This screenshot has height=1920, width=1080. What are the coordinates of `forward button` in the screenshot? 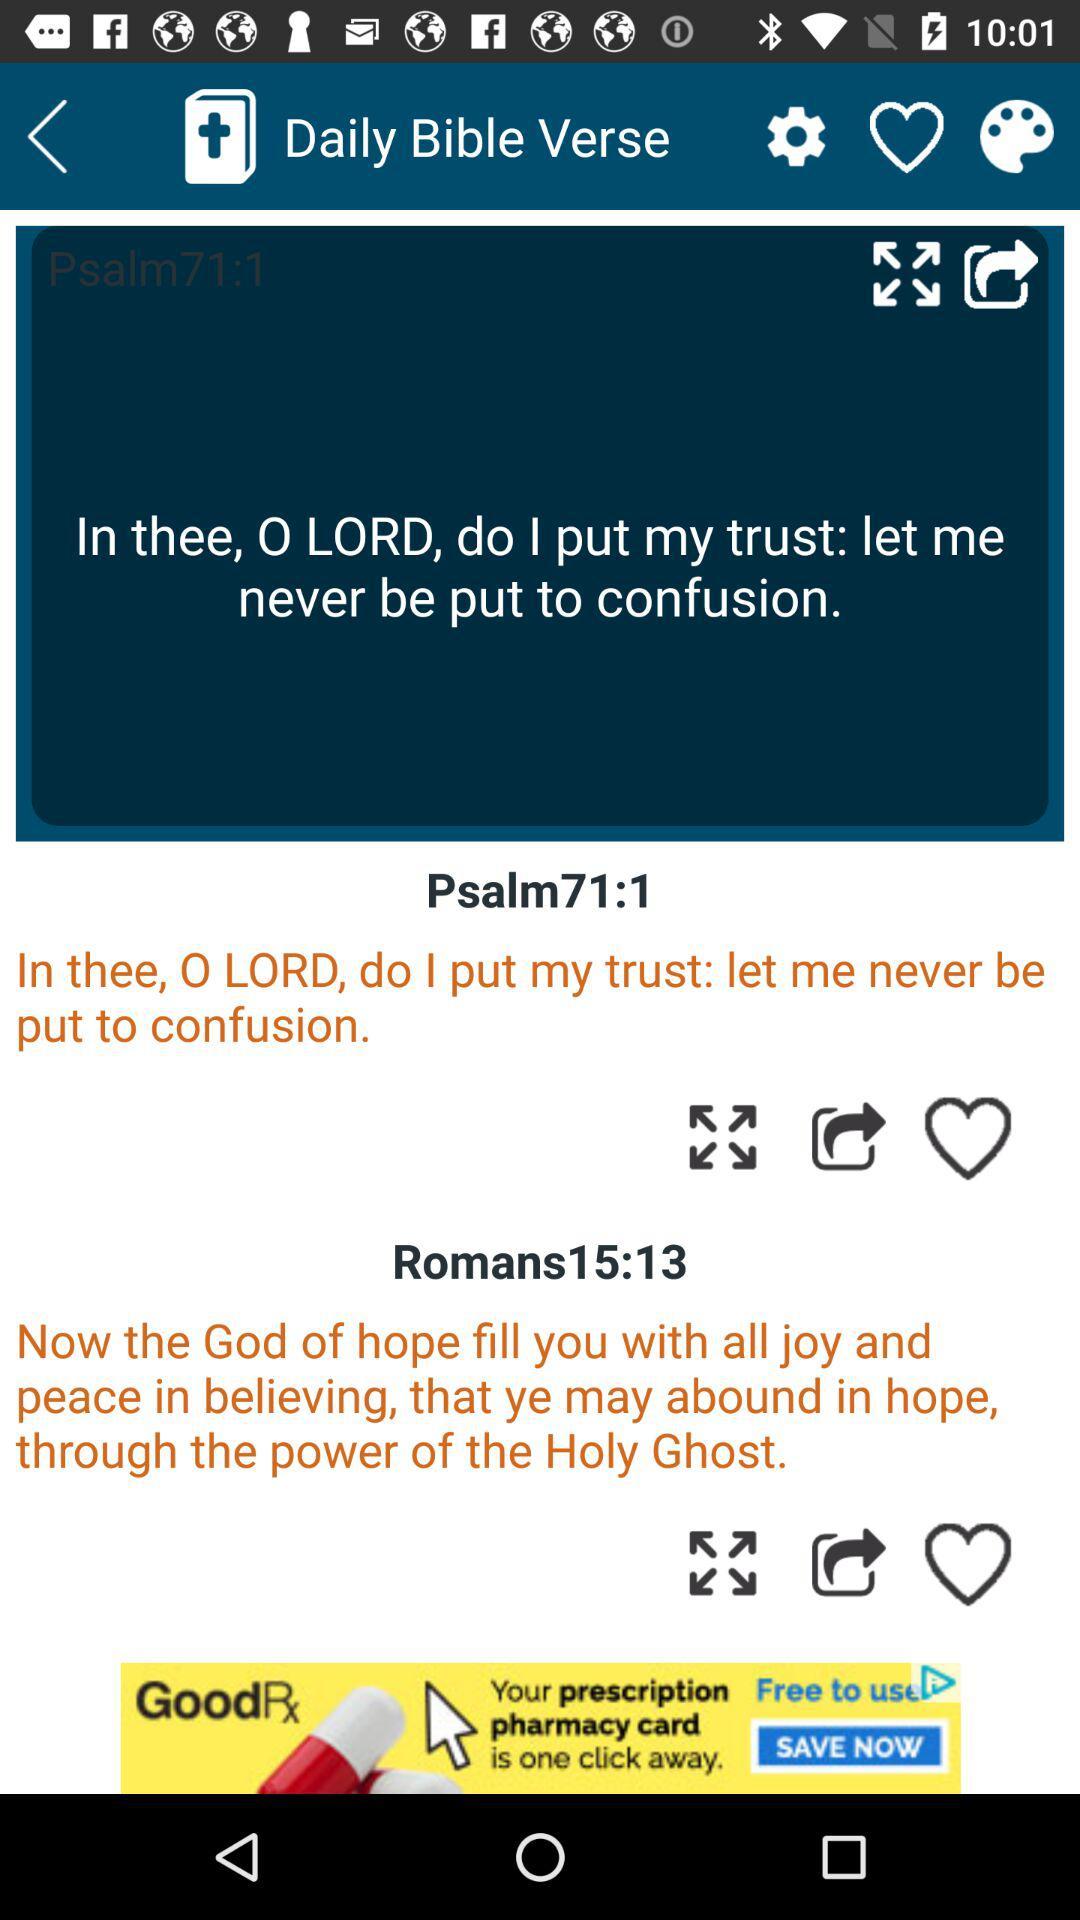 It's located at (848, 1561).